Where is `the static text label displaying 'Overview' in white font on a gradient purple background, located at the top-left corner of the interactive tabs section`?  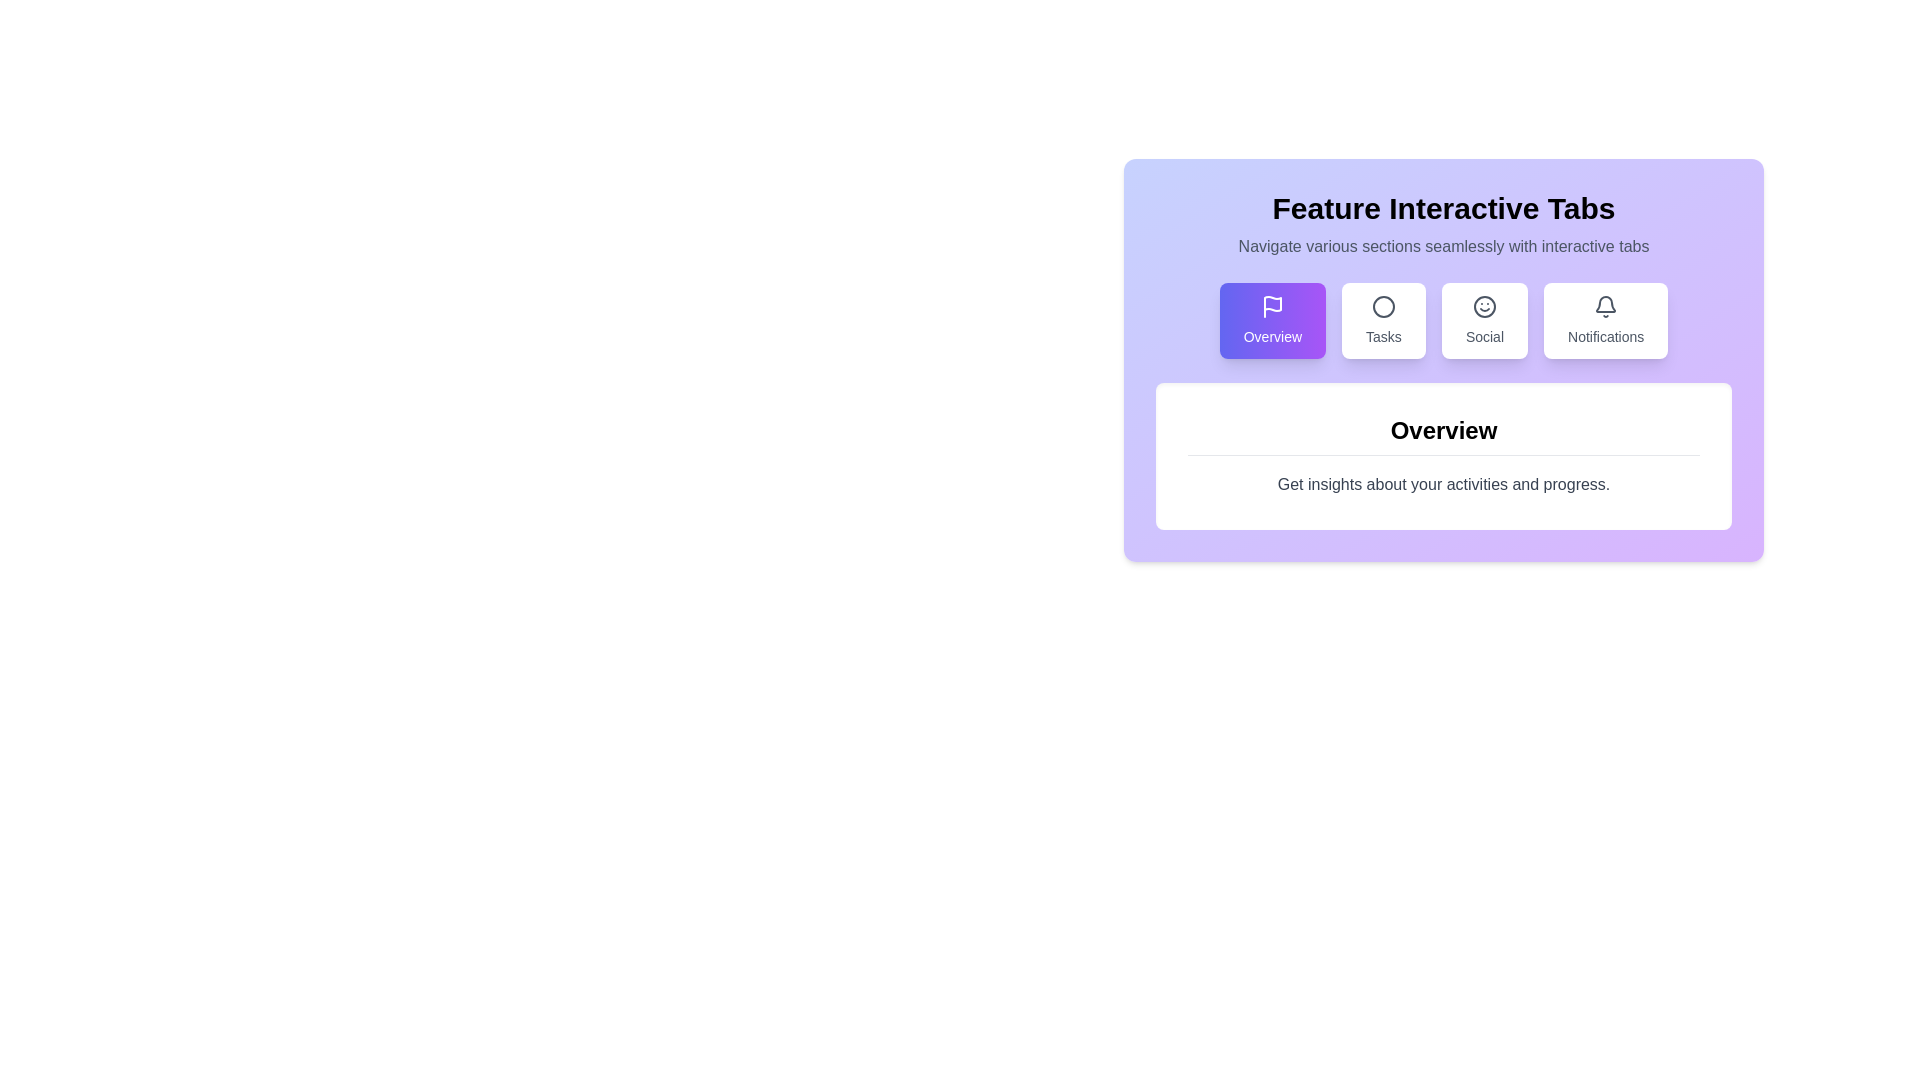
the static text label displaying 'Overview' in white font on a gradient purple background, located at the top-left corner of the interactive tabs section is located at coordinates (1271, 335).